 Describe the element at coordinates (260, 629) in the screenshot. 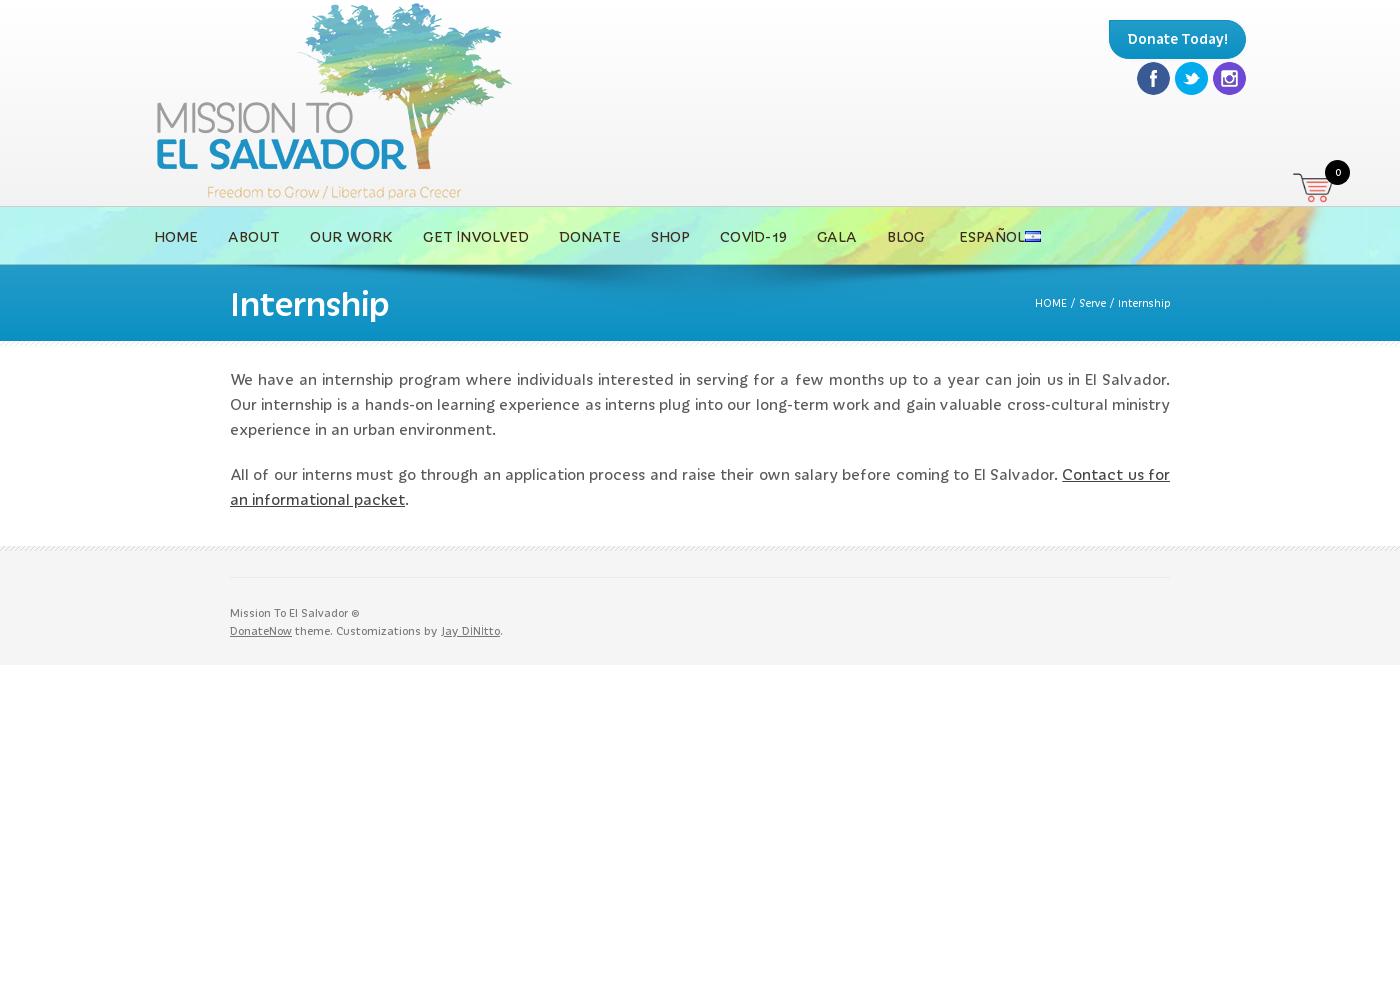

I see `'DonateNow'` at that location.